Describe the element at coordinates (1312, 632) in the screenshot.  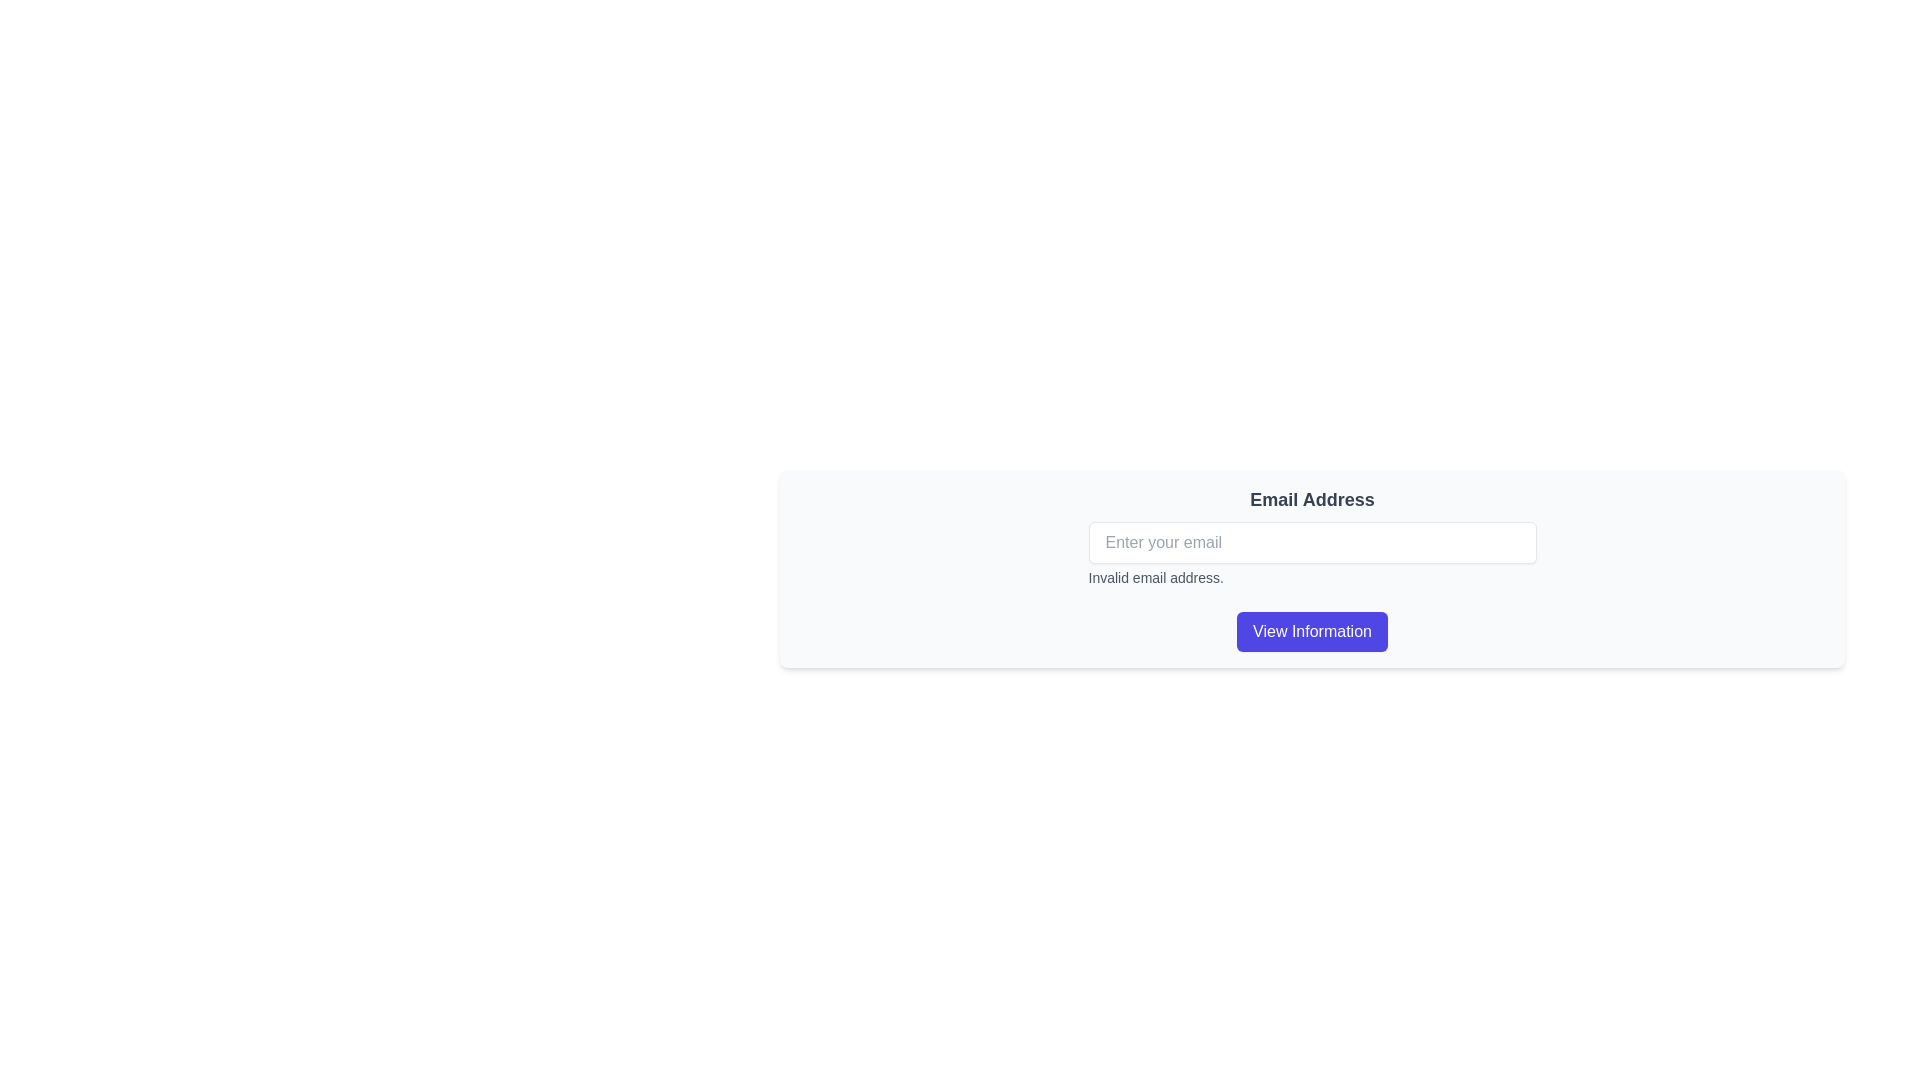
I see `the rectangular button with rounded corners that has white text reading 'View Information' to observe a background color change` at that location.